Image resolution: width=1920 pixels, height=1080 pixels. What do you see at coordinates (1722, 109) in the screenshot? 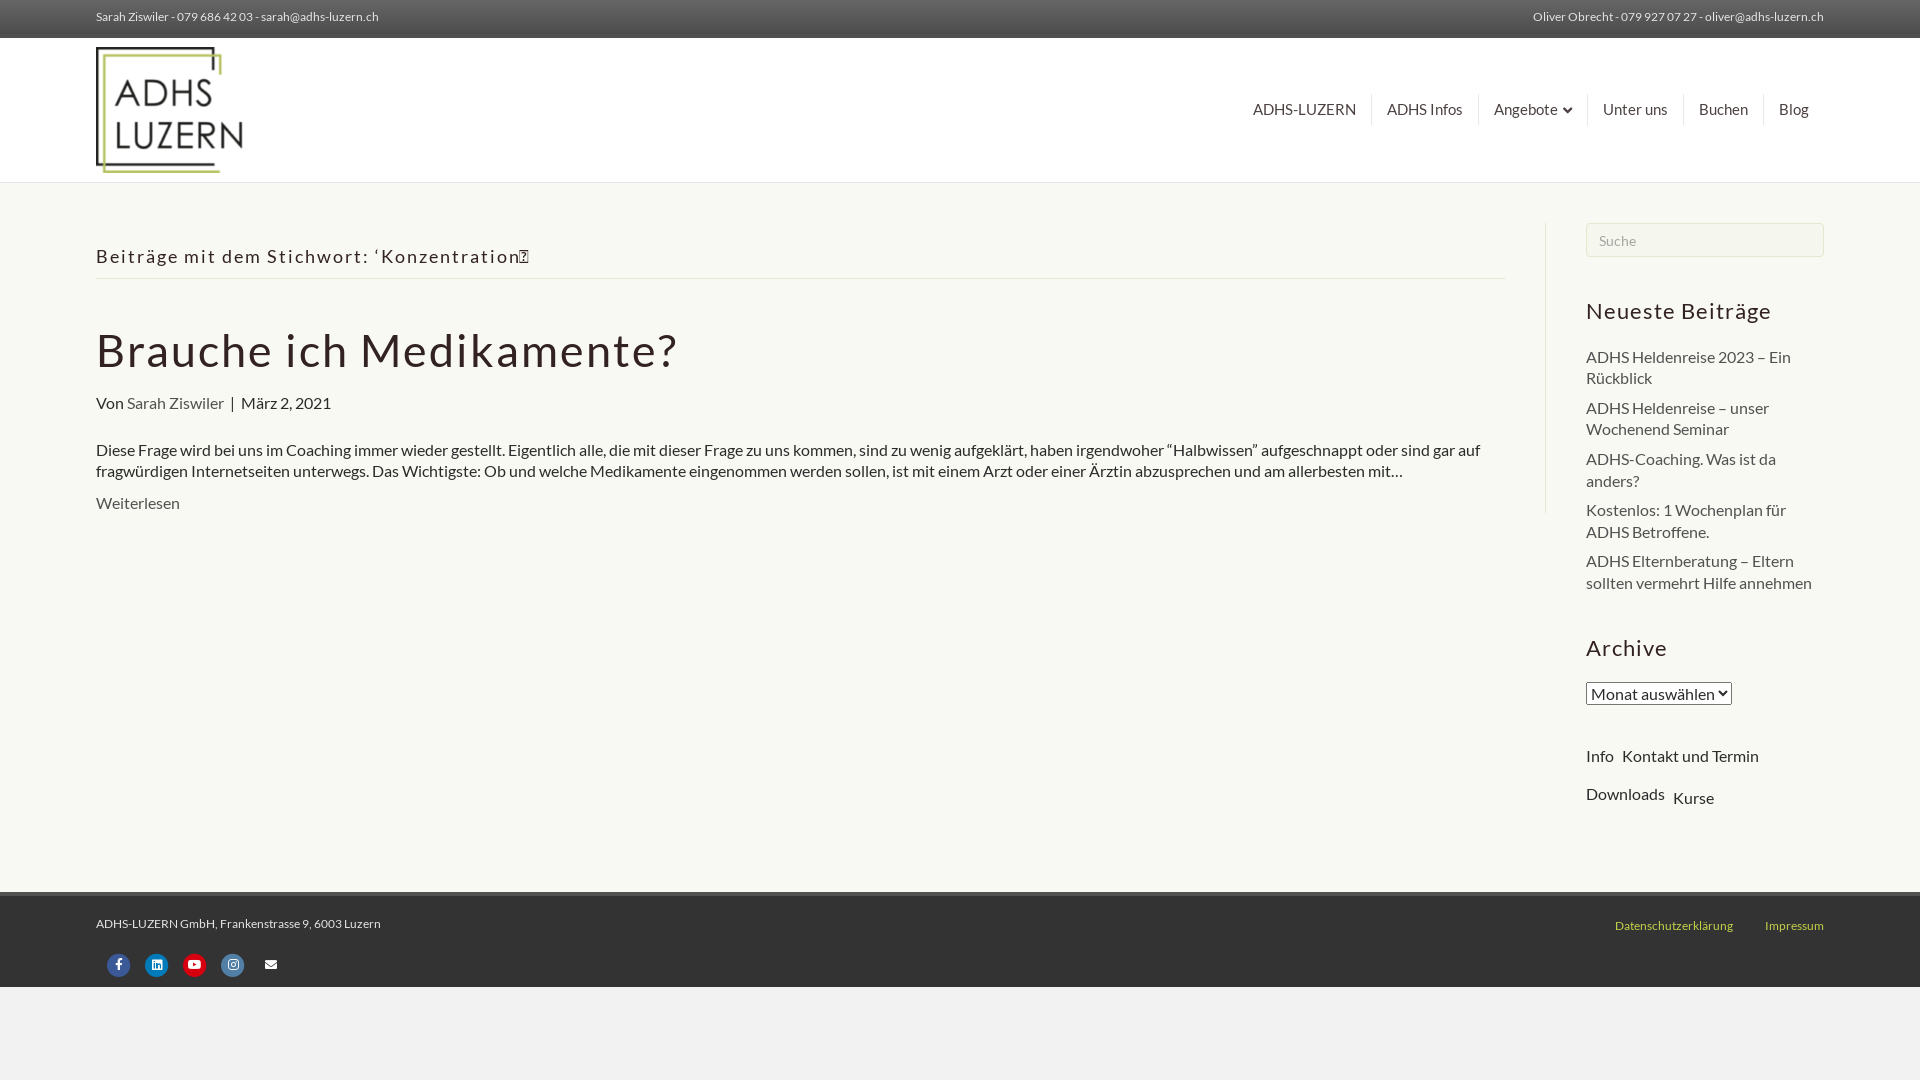
I see `'Buchen'` at bounding box center [1722, 109].